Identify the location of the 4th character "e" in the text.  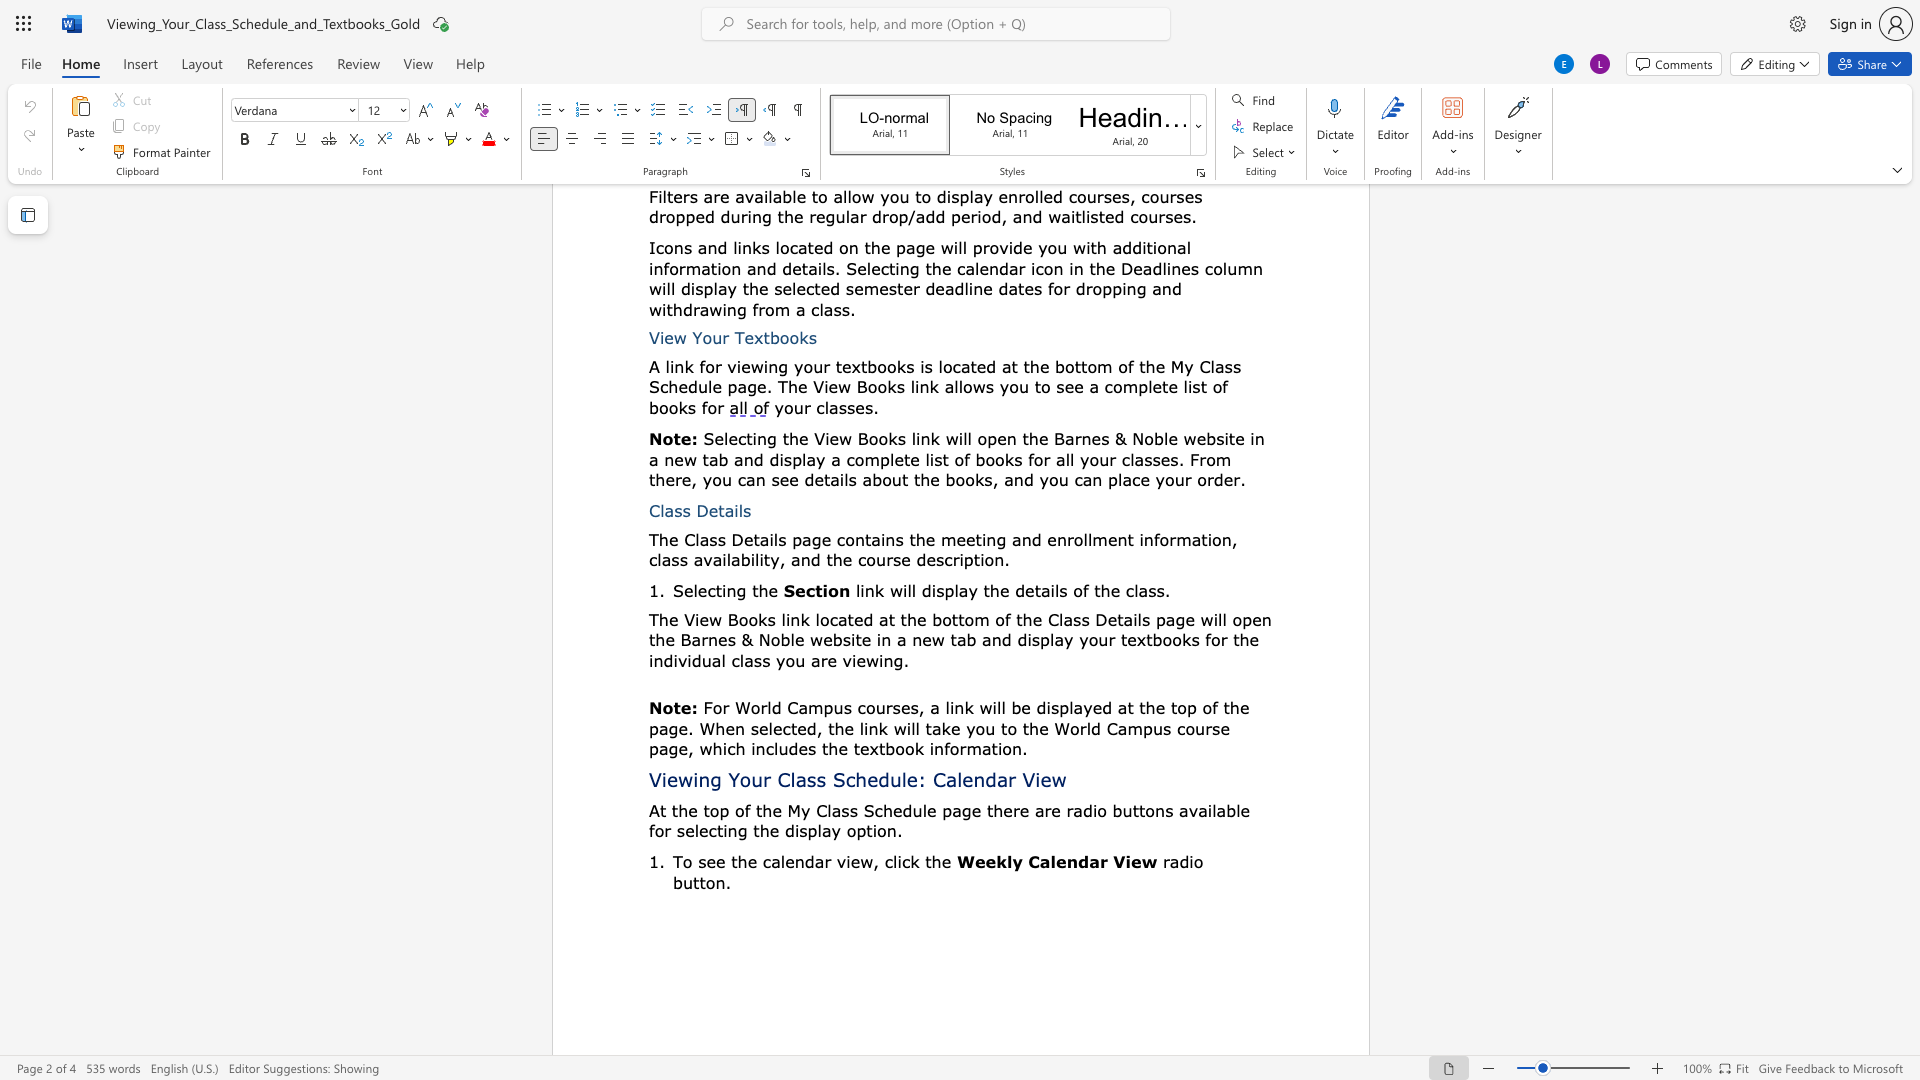
(788, 860).